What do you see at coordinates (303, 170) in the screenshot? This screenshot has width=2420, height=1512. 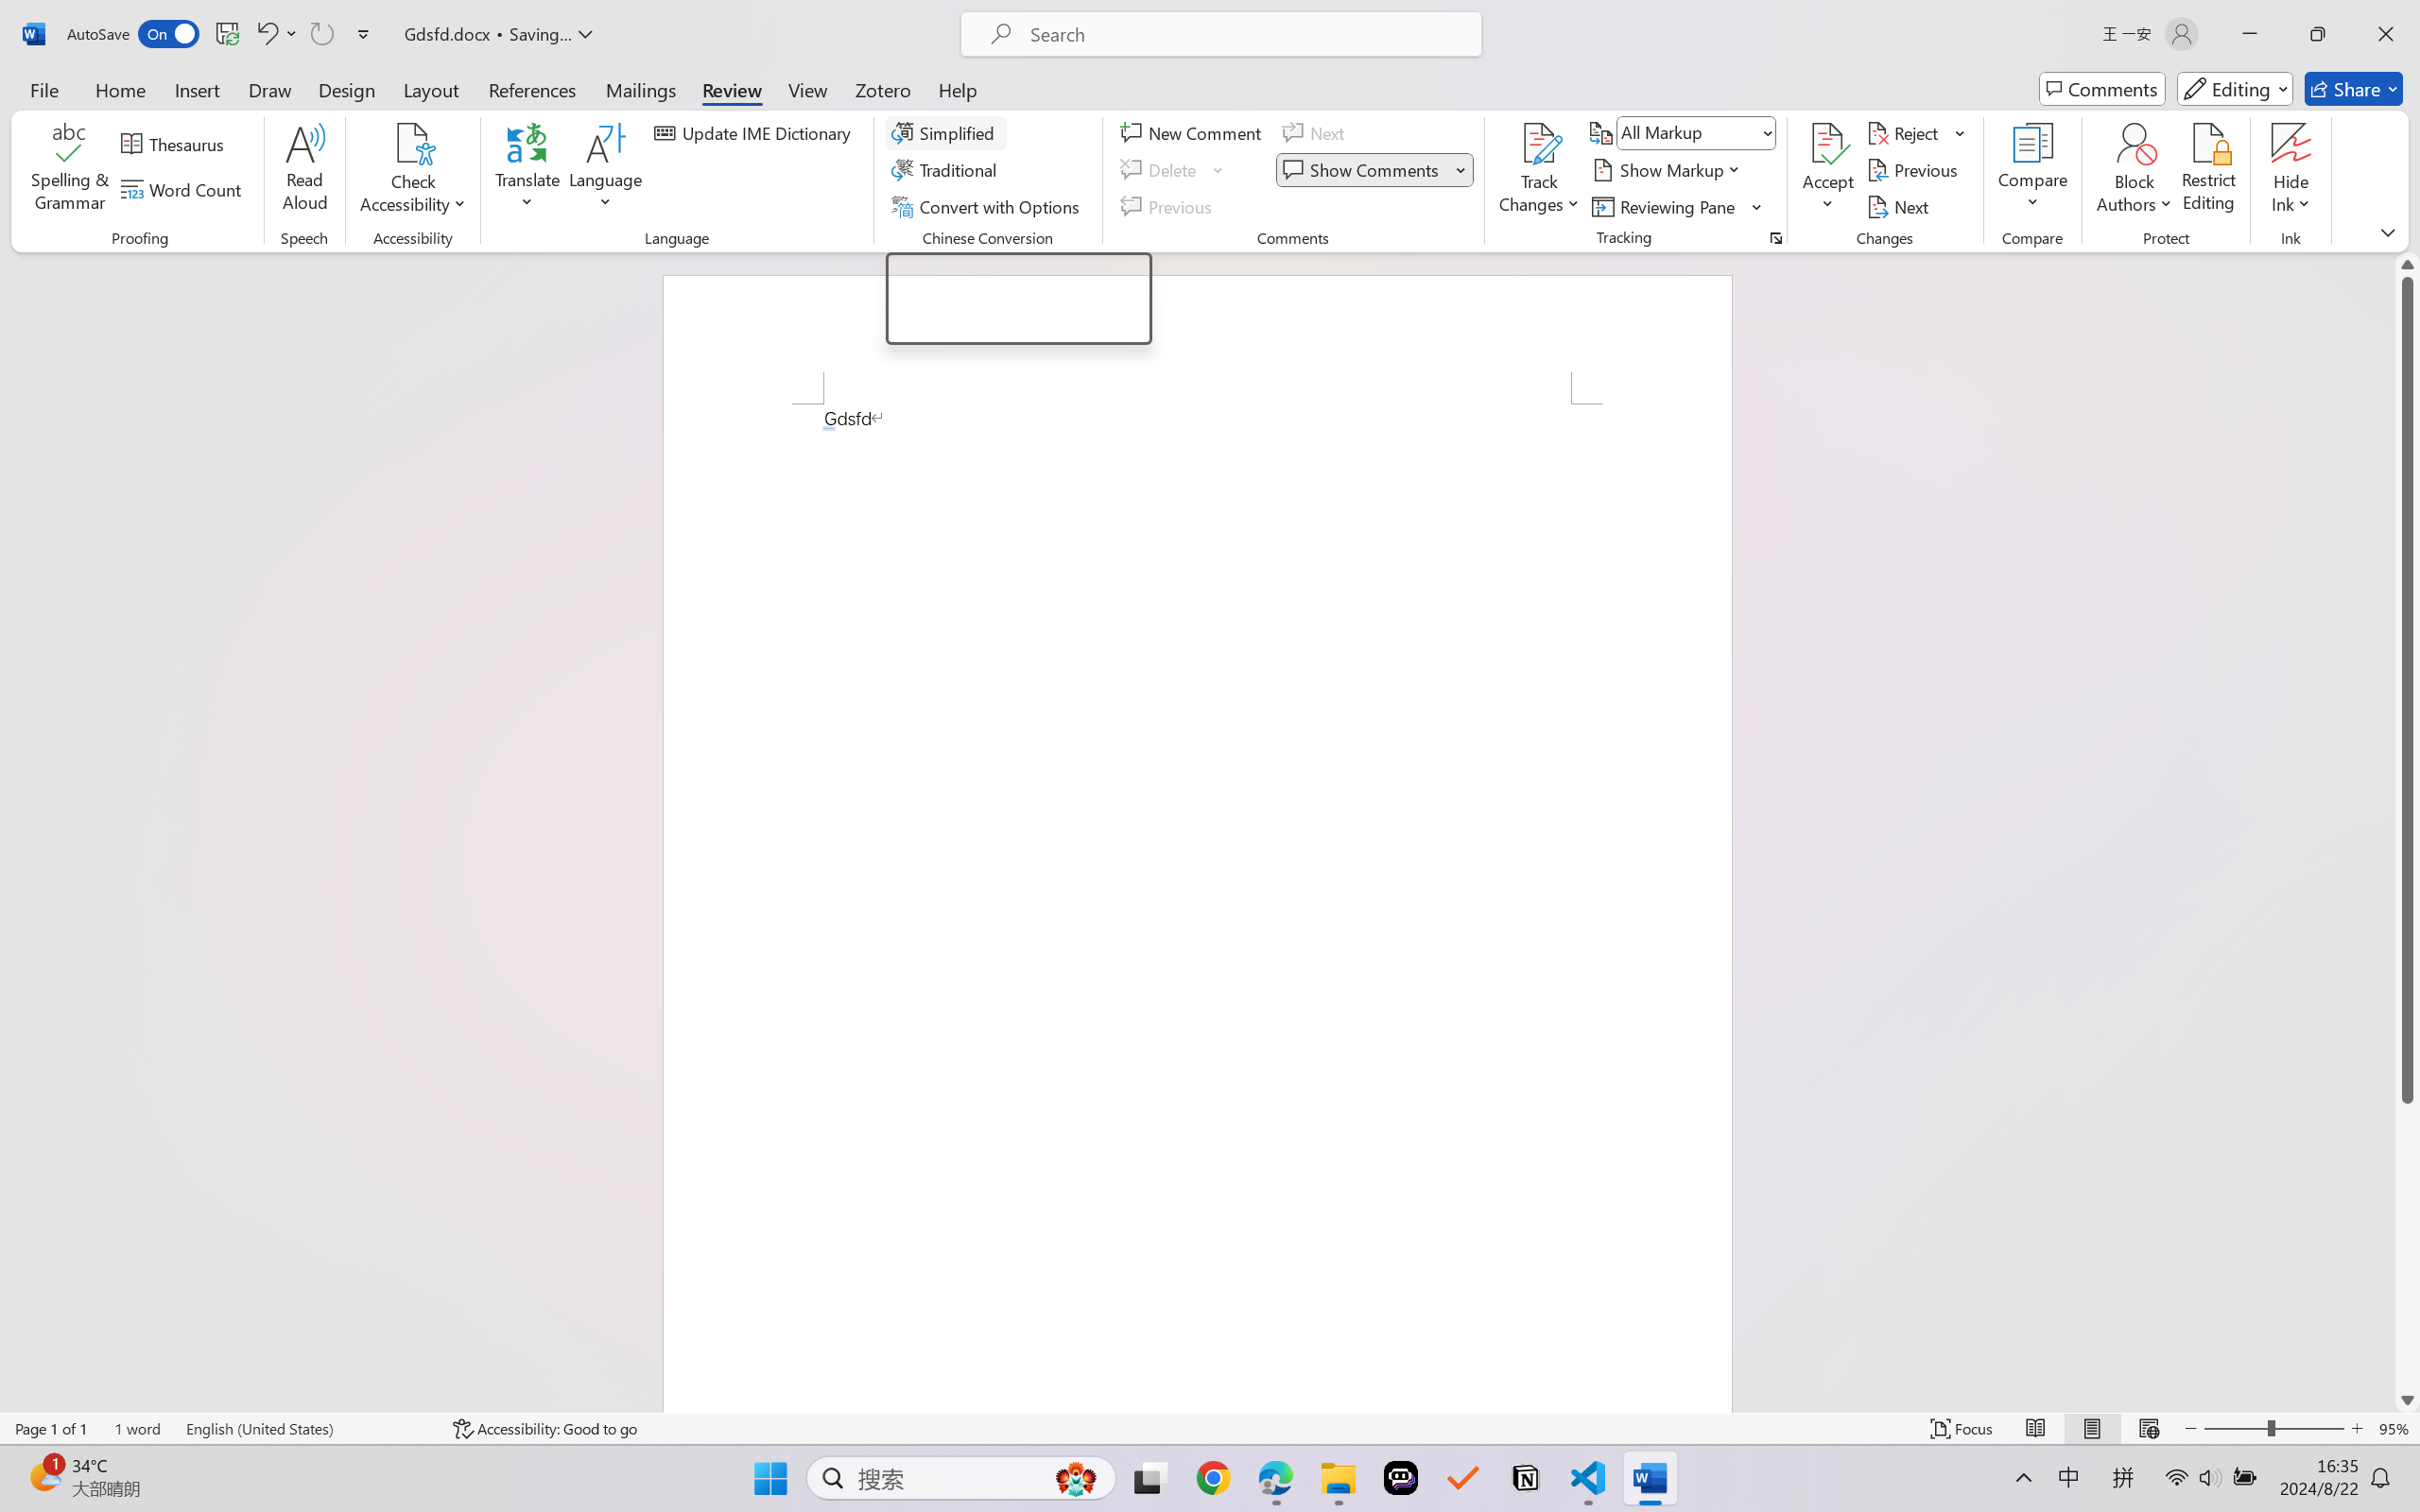 I see `'Read Aloud'` at bounding box center [303, 170].